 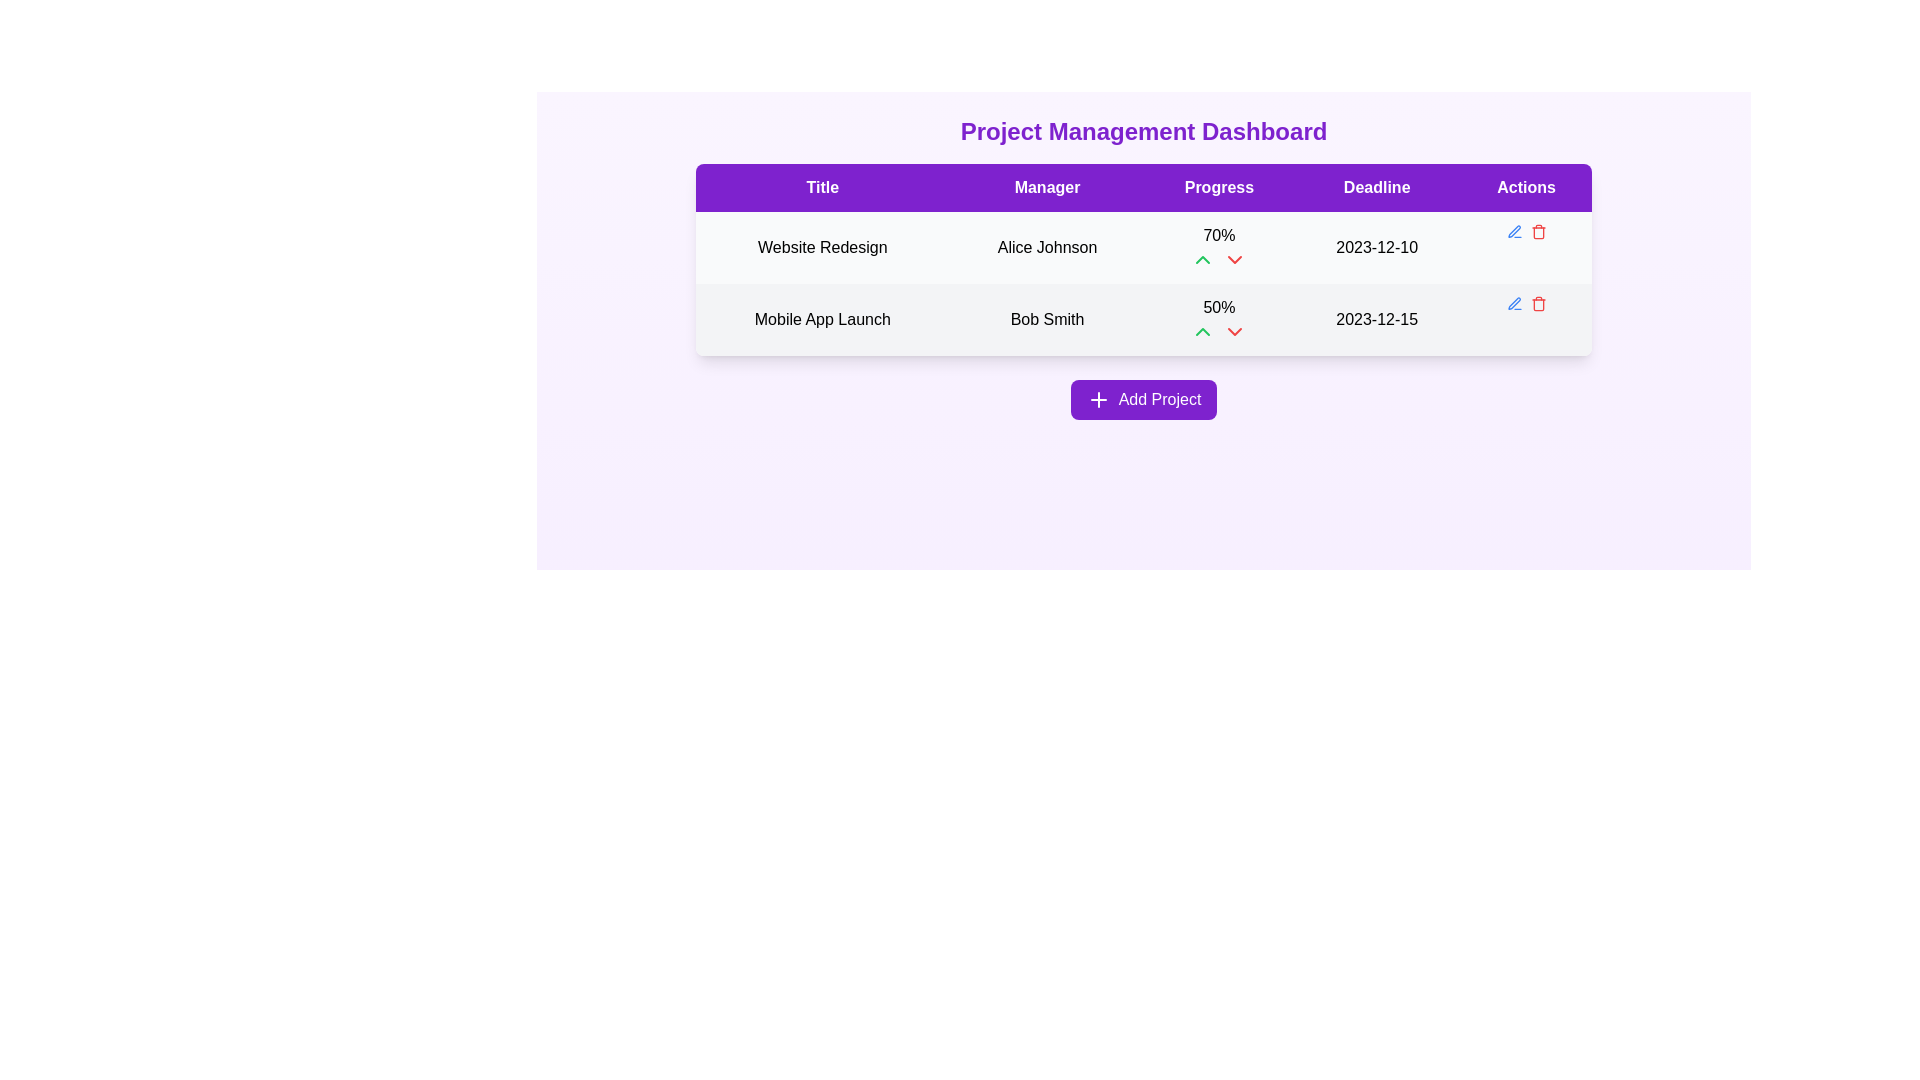 What do you see at coordinates (1046, 319) in the screenshot?
I see `the text label displaying 'Bob Smith', which is centered in a light gray background and located in the second row of the grid under the 'Manager' column` at bounding box center [1046, 319].